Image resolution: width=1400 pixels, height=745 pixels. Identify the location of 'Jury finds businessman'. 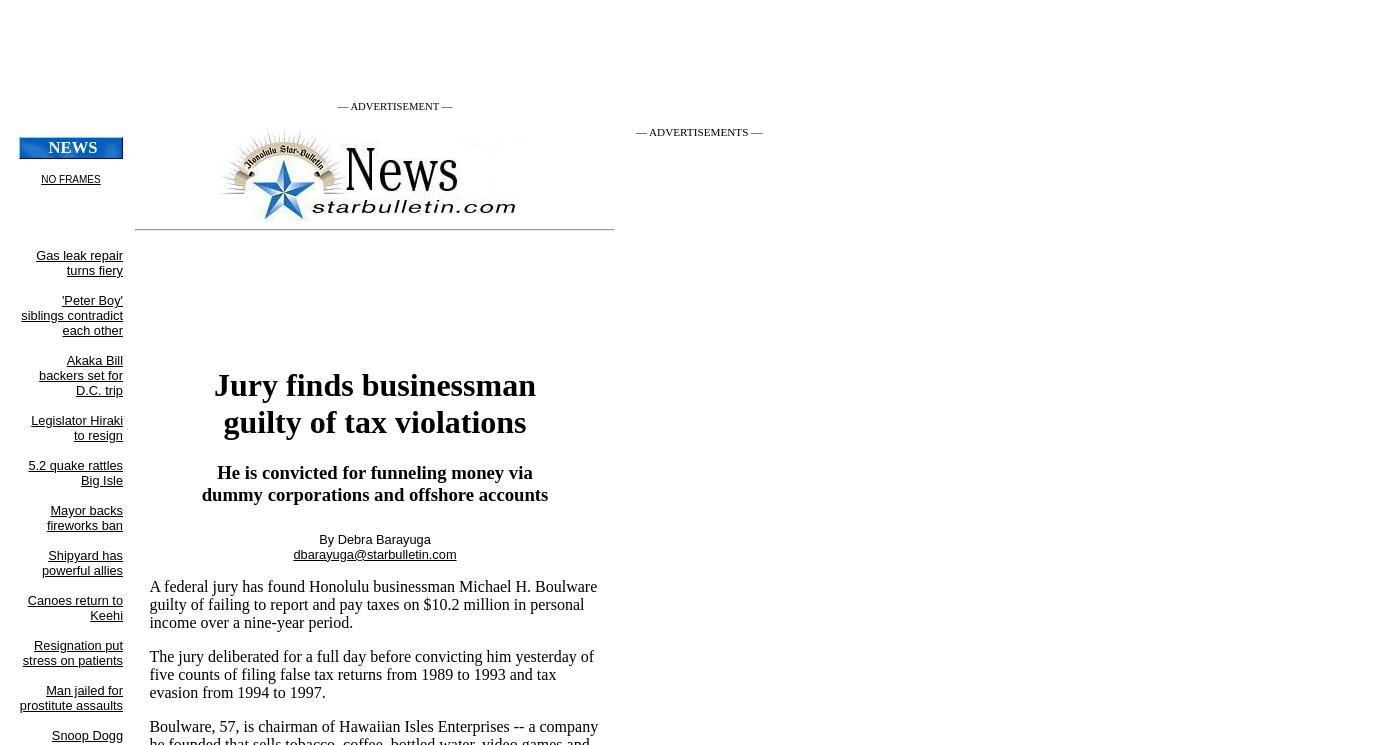
(374, 382).